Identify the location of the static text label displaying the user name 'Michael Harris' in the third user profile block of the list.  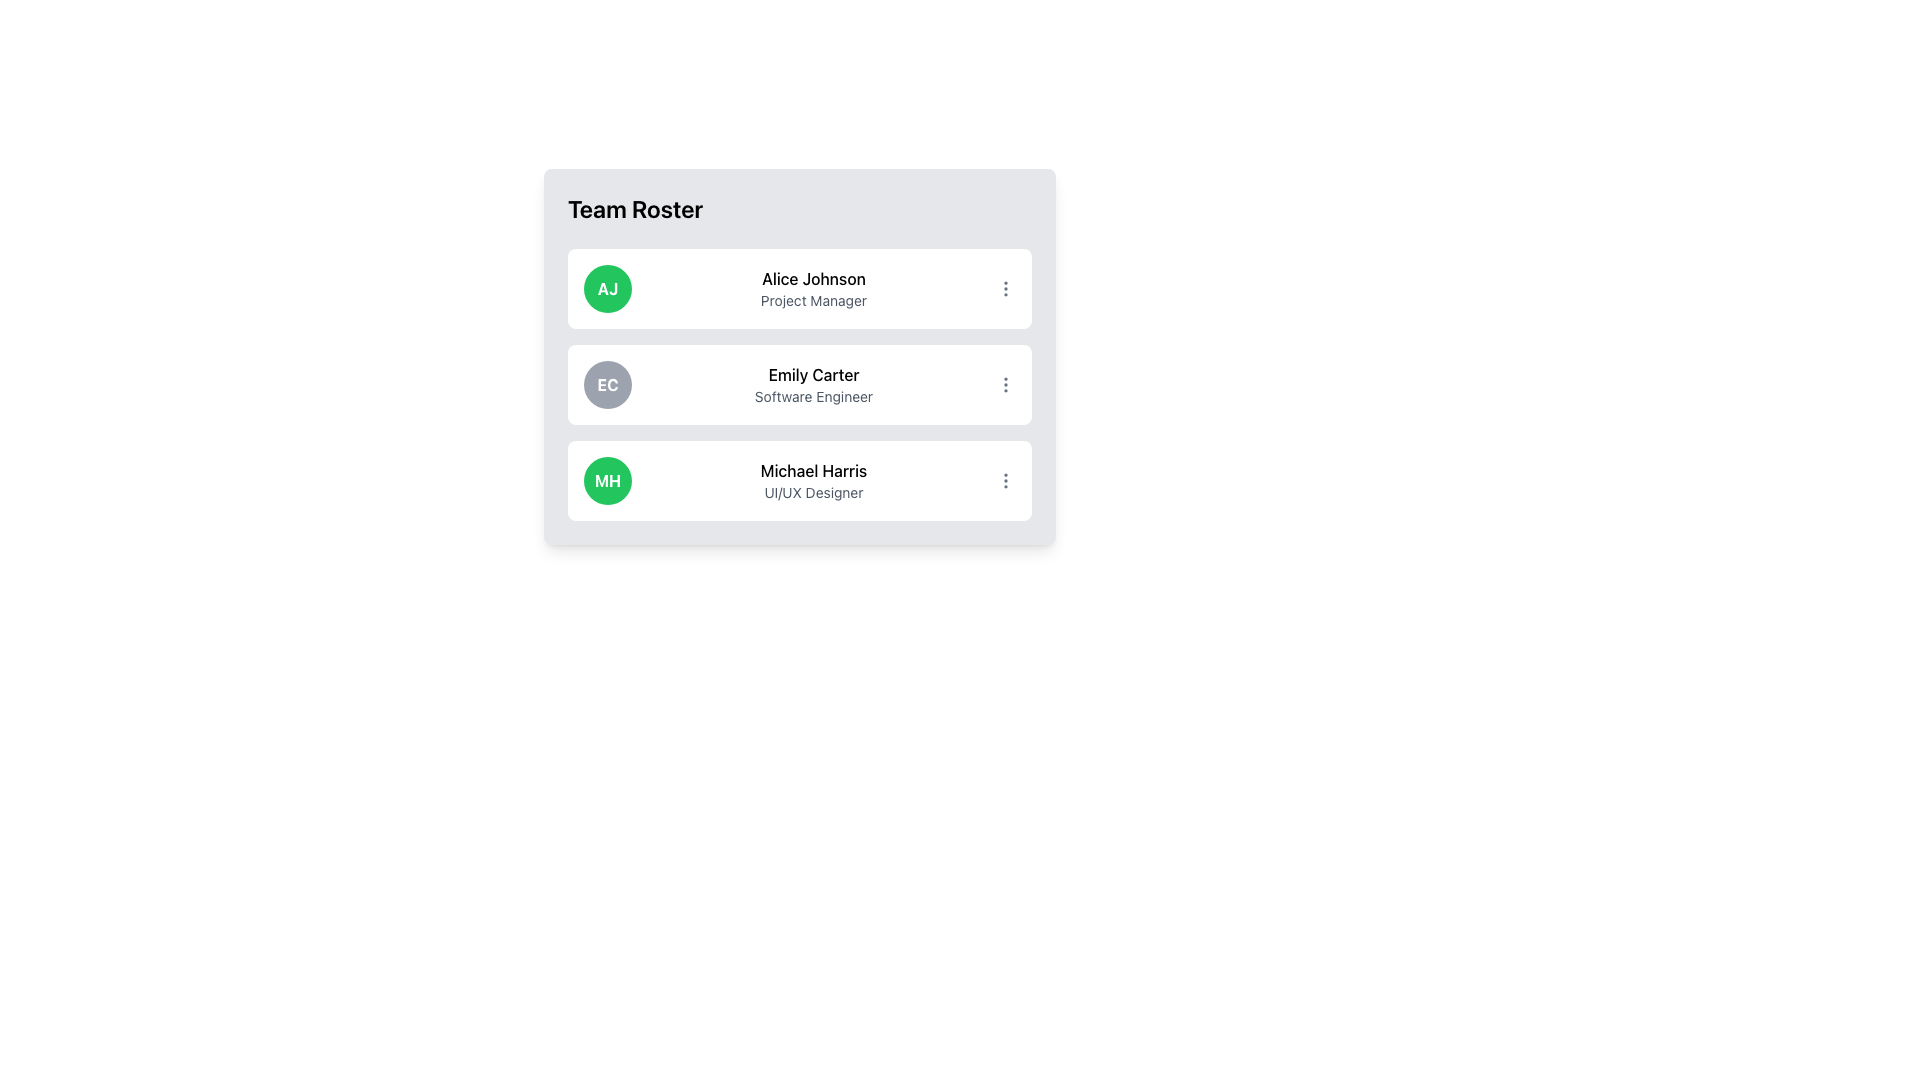
(814, 470).